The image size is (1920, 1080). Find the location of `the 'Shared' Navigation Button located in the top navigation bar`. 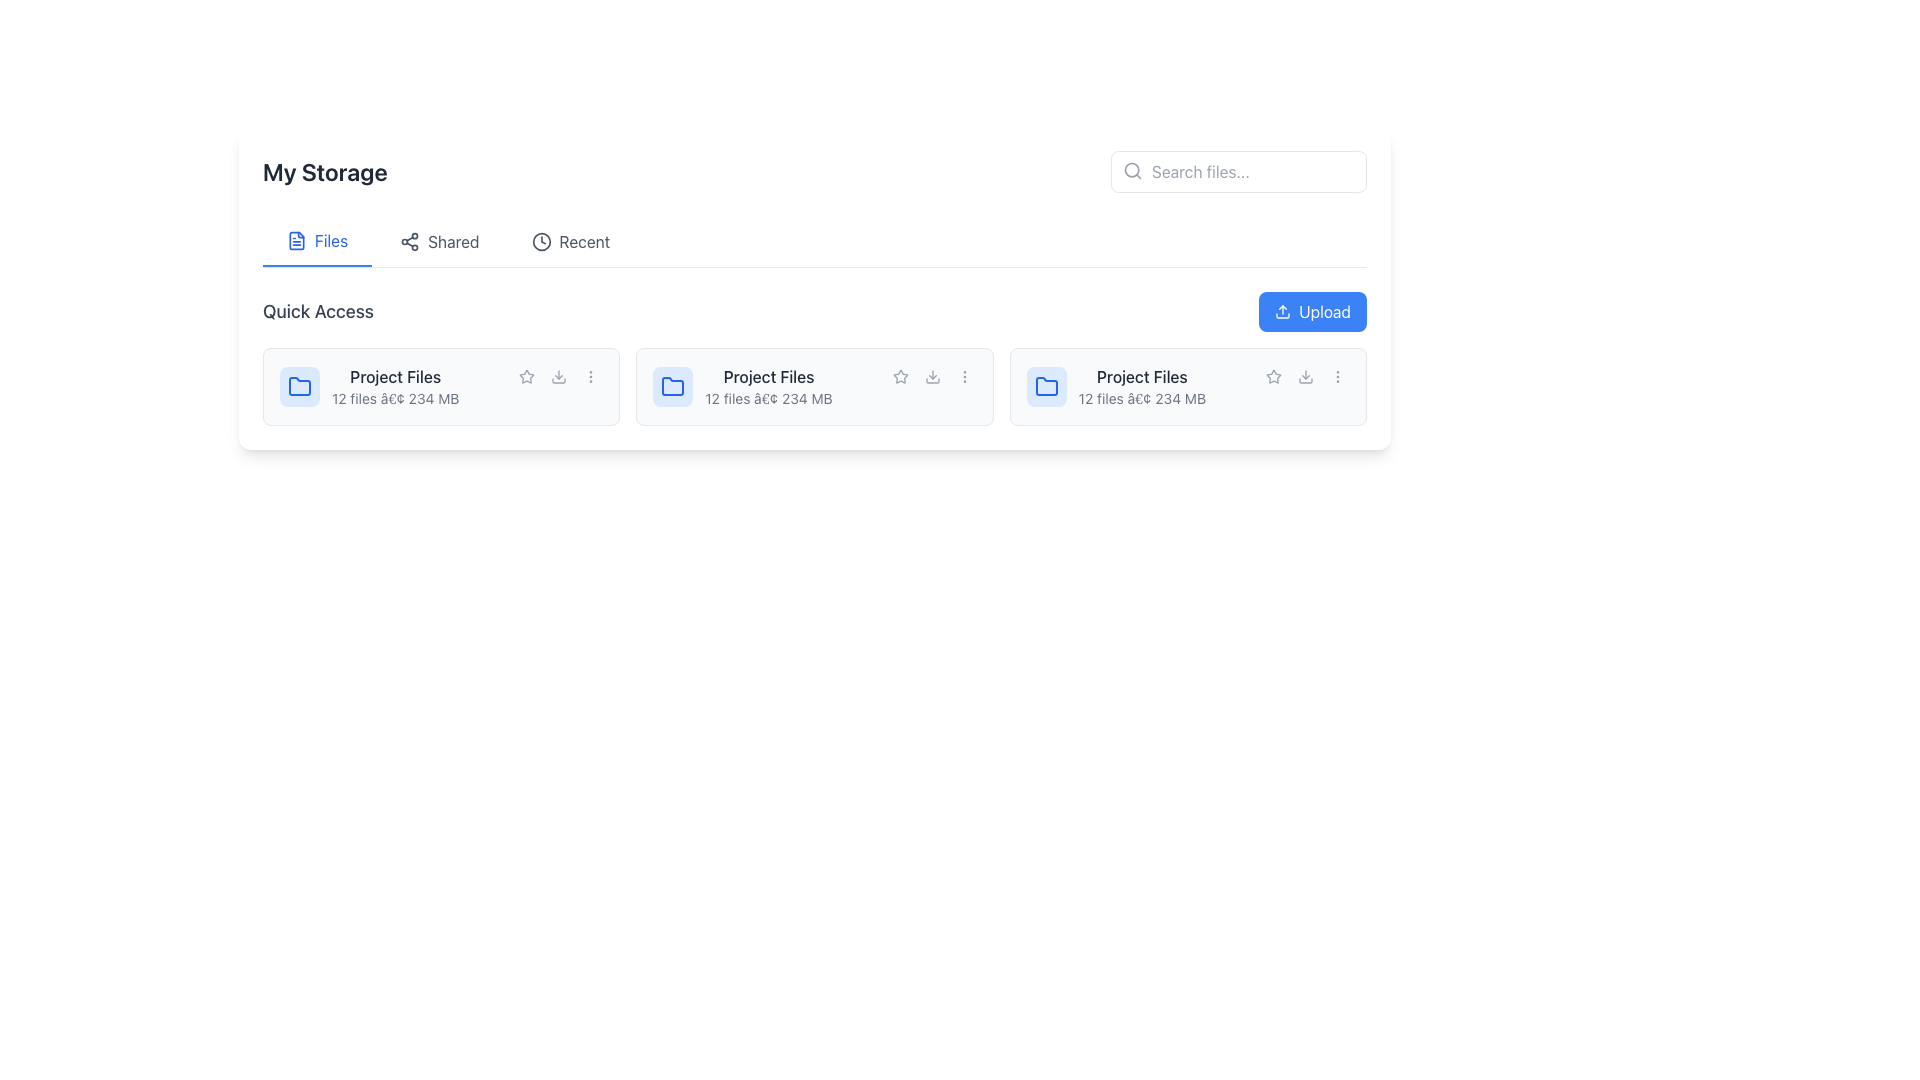

the 'Shared' Navigation Button located in the top navigation bar is located at coordinates (437, 241).